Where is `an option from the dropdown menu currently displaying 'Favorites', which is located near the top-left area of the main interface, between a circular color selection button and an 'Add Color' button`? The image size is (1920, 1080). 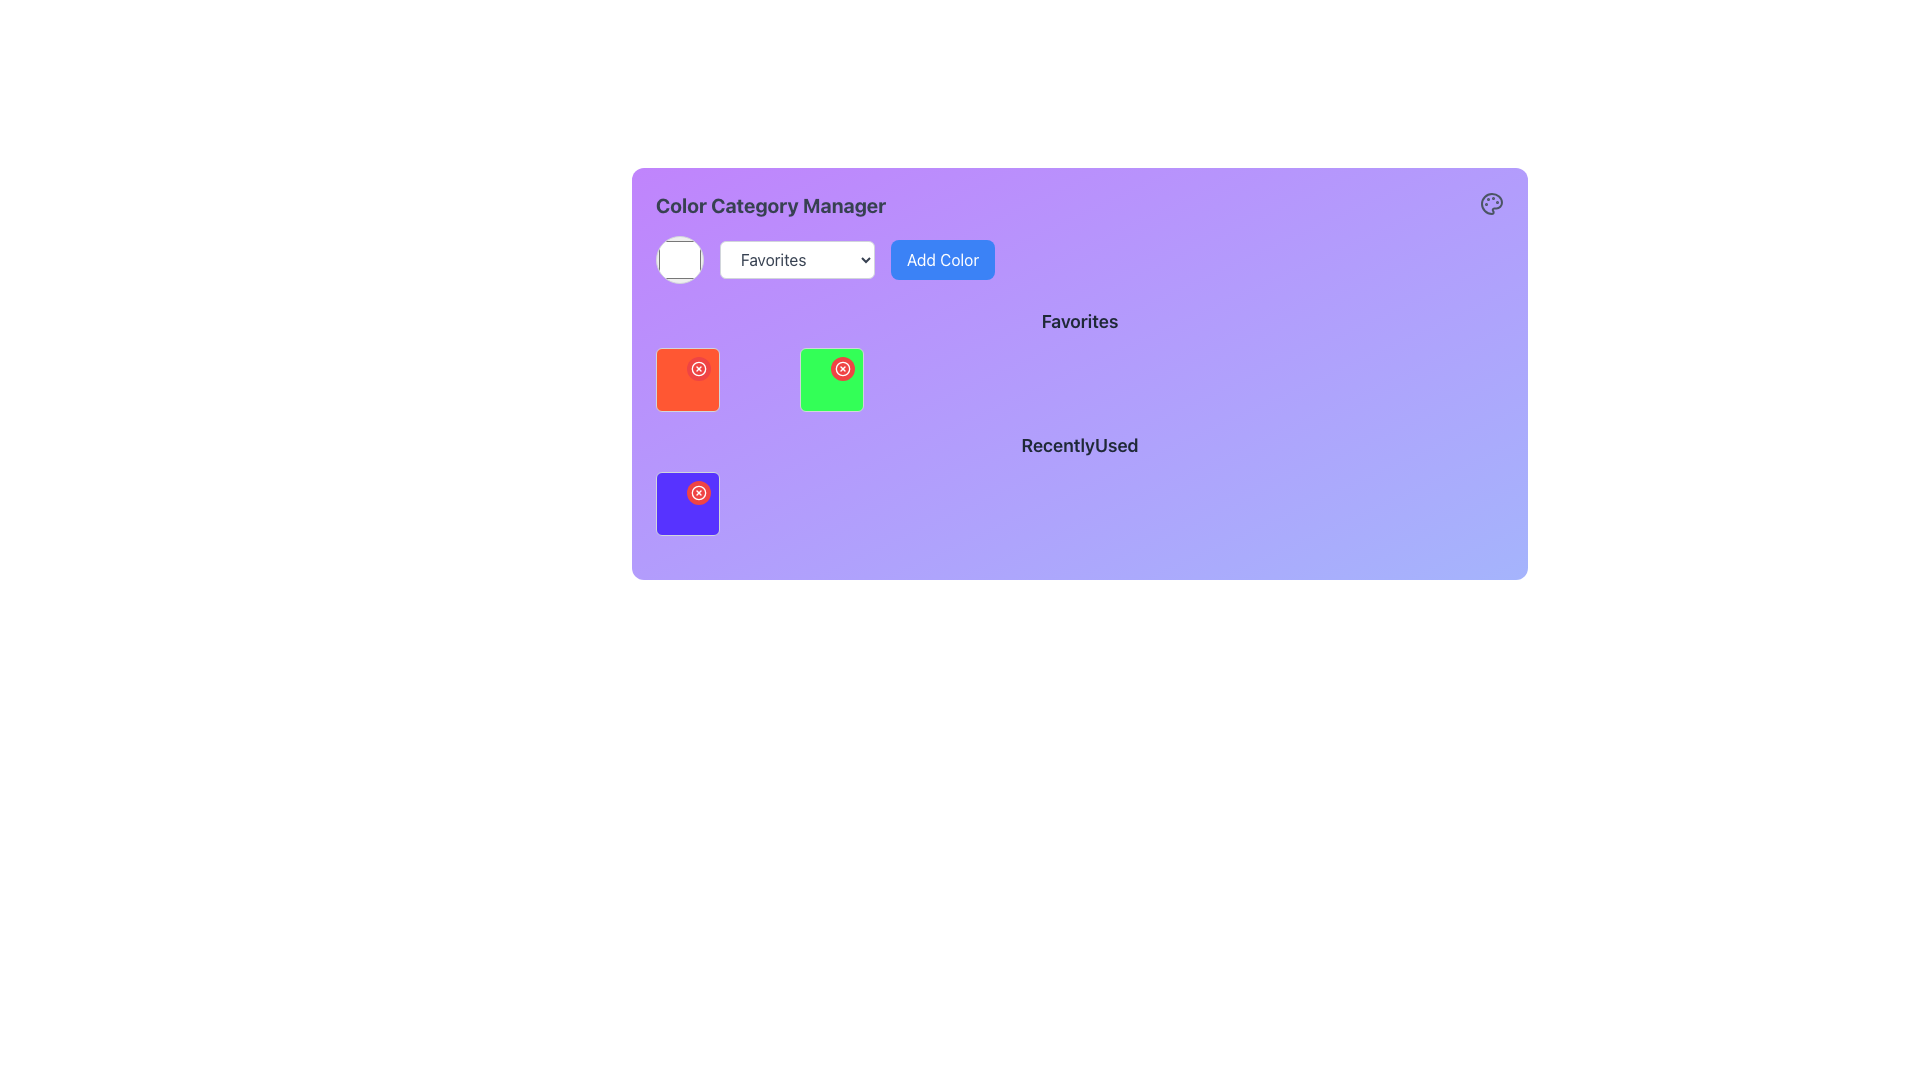
an option from the dropdown menu currently displaying 'Favorites', which is located near the top-left area of the main interface, between a circular color selection button and an 'Add Color' button is located at coordinates (796, 258).